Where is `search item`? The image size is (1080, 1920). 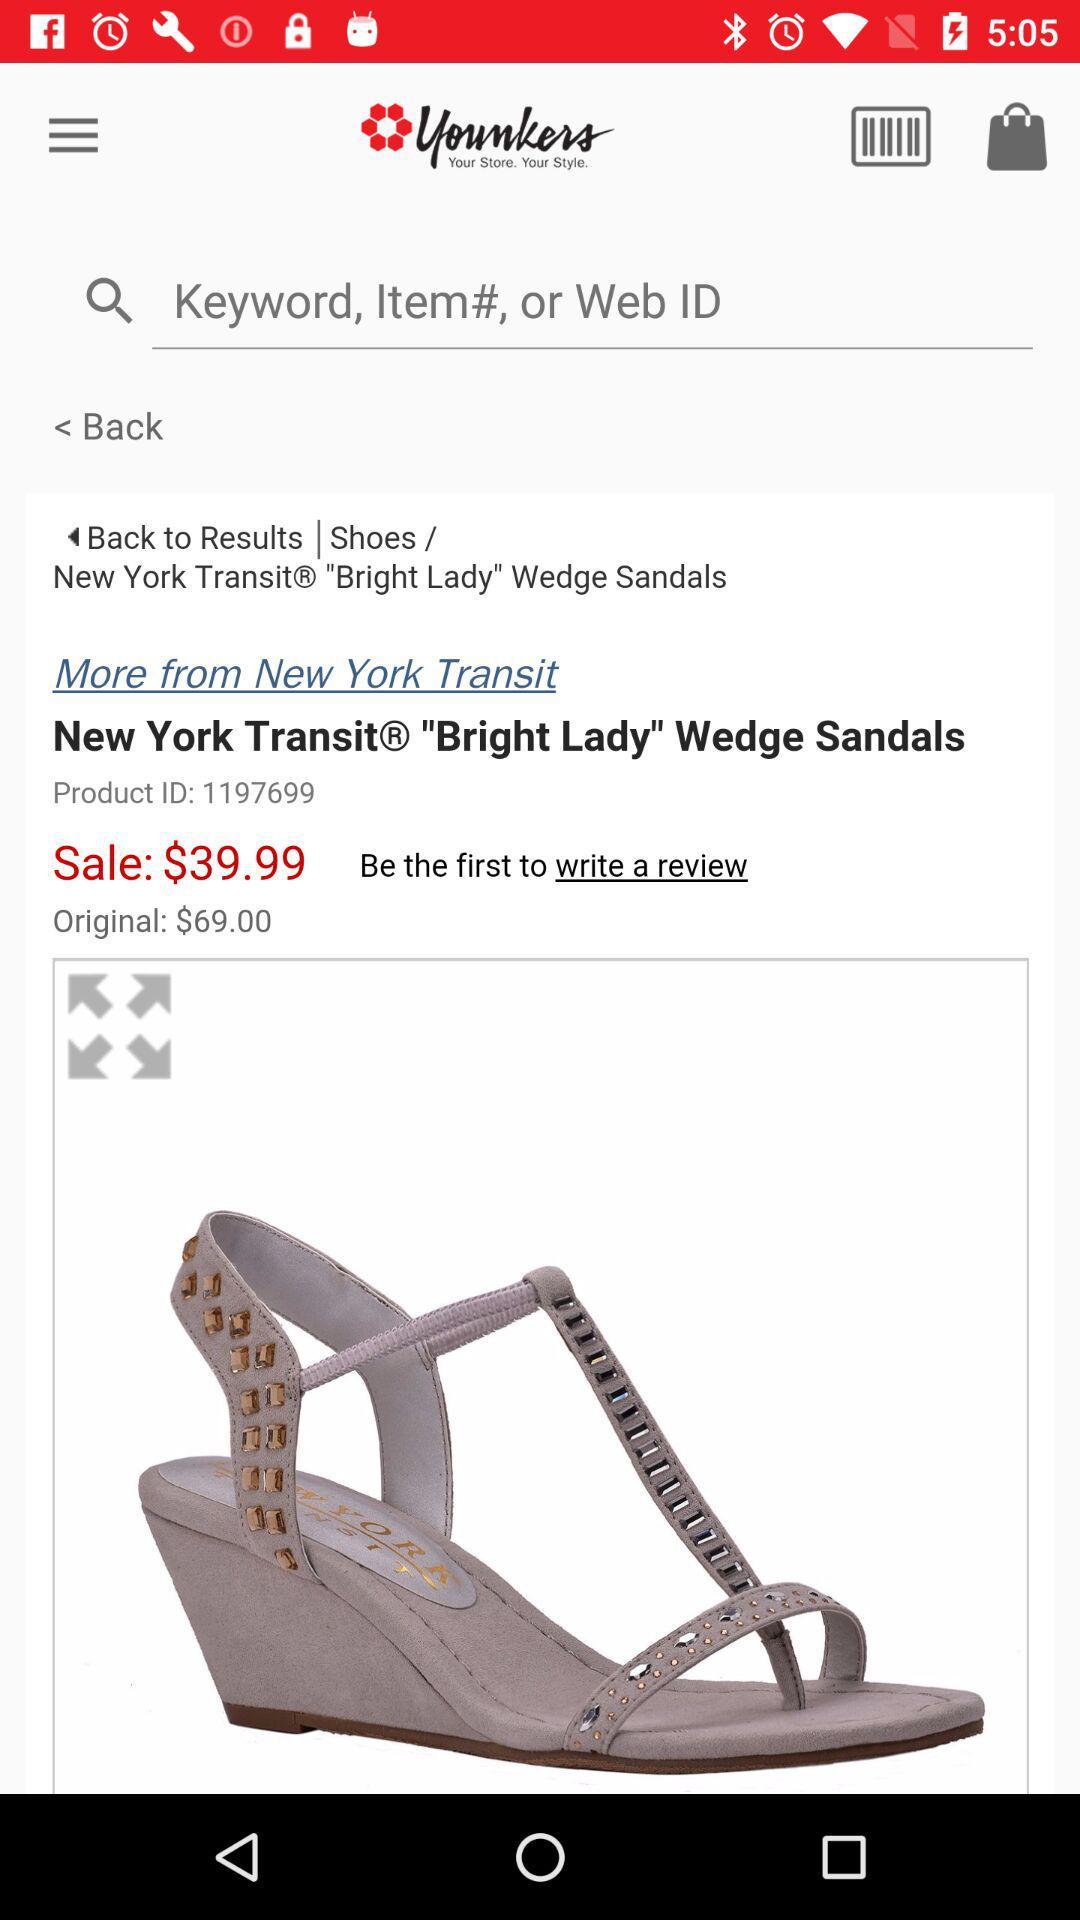
search item is located at coordinates (591, 298).